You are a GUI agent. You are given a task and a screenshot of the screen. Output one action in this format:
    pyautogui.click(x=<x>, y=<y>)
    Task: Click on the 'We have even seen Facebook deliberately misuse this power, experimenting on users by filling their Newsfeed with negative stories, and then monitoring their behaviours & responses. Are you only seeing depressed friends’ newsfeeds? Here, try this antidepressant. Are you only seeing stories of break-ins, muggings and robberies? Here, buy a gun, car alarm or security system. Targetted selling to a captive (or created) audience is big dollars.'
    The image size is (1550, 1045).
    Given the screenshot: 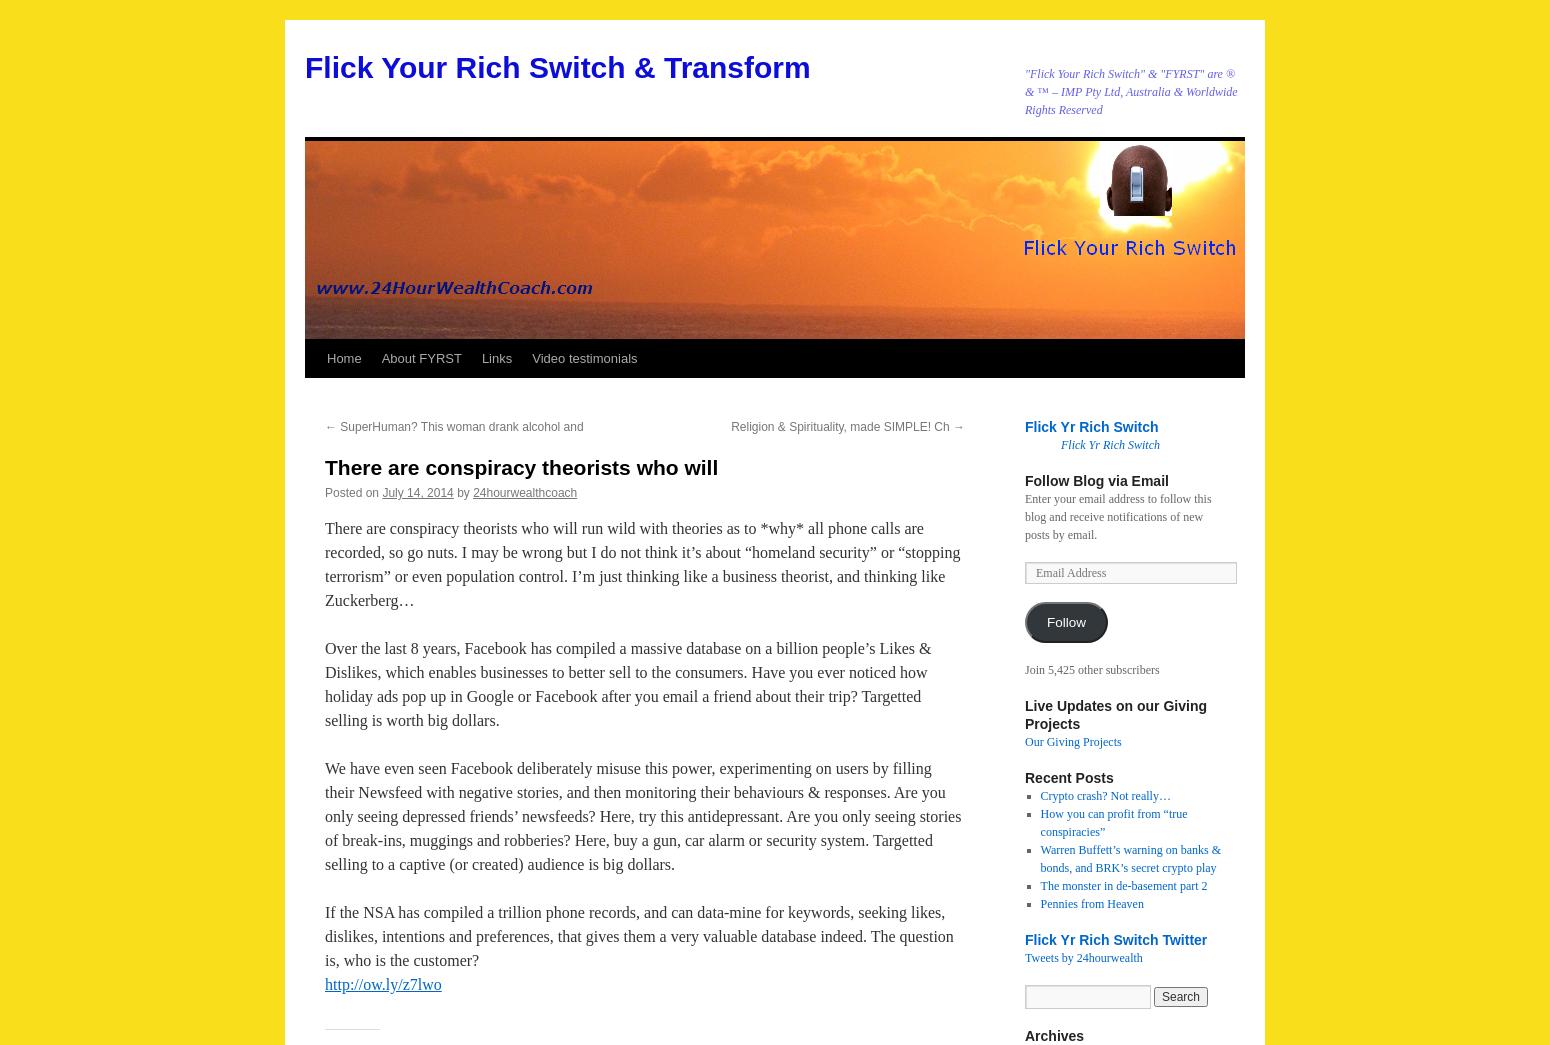 What is the action you would take?
    pyautogui.click(x=641, y=815)
    